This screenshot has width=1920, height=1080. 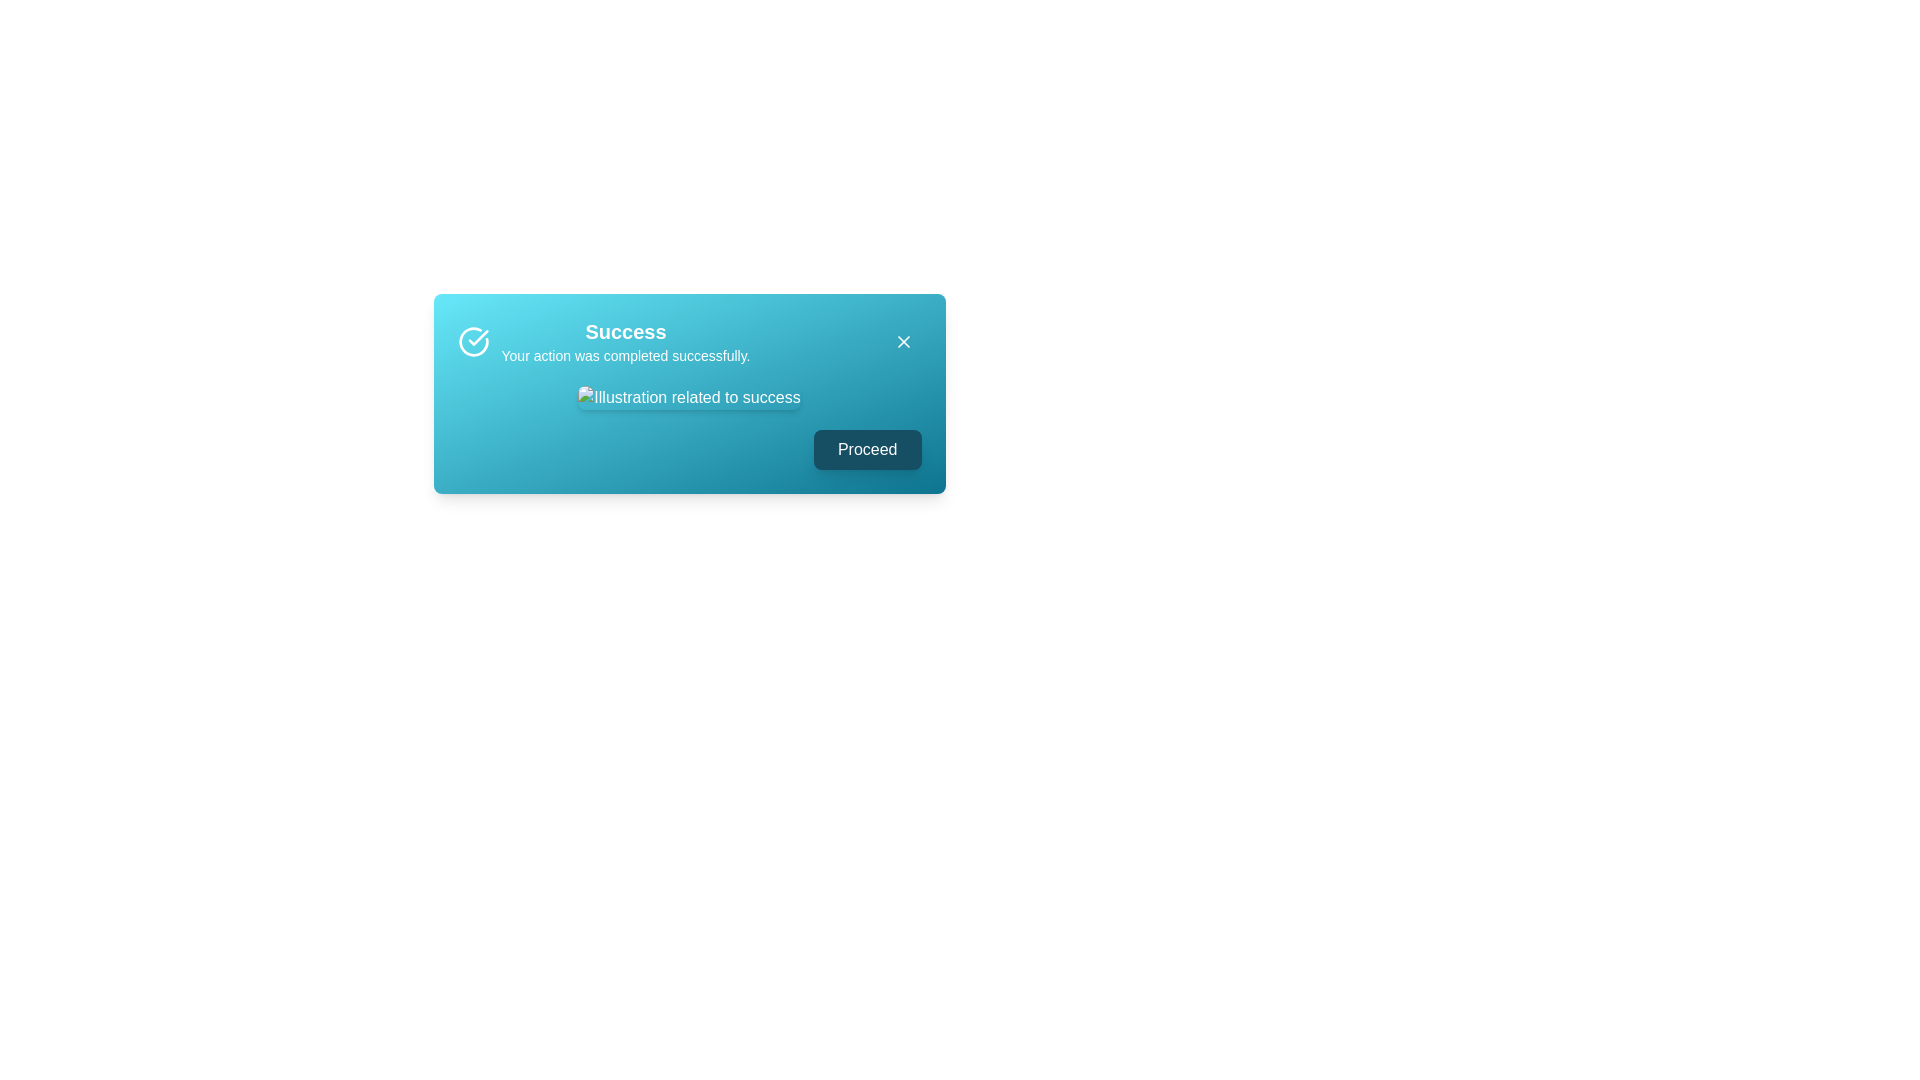 What do you see at coordinates (867, 450) in the screenshot?
I see `the 'Proceed' button to initiate the next step` at bounding box center [867, 450].